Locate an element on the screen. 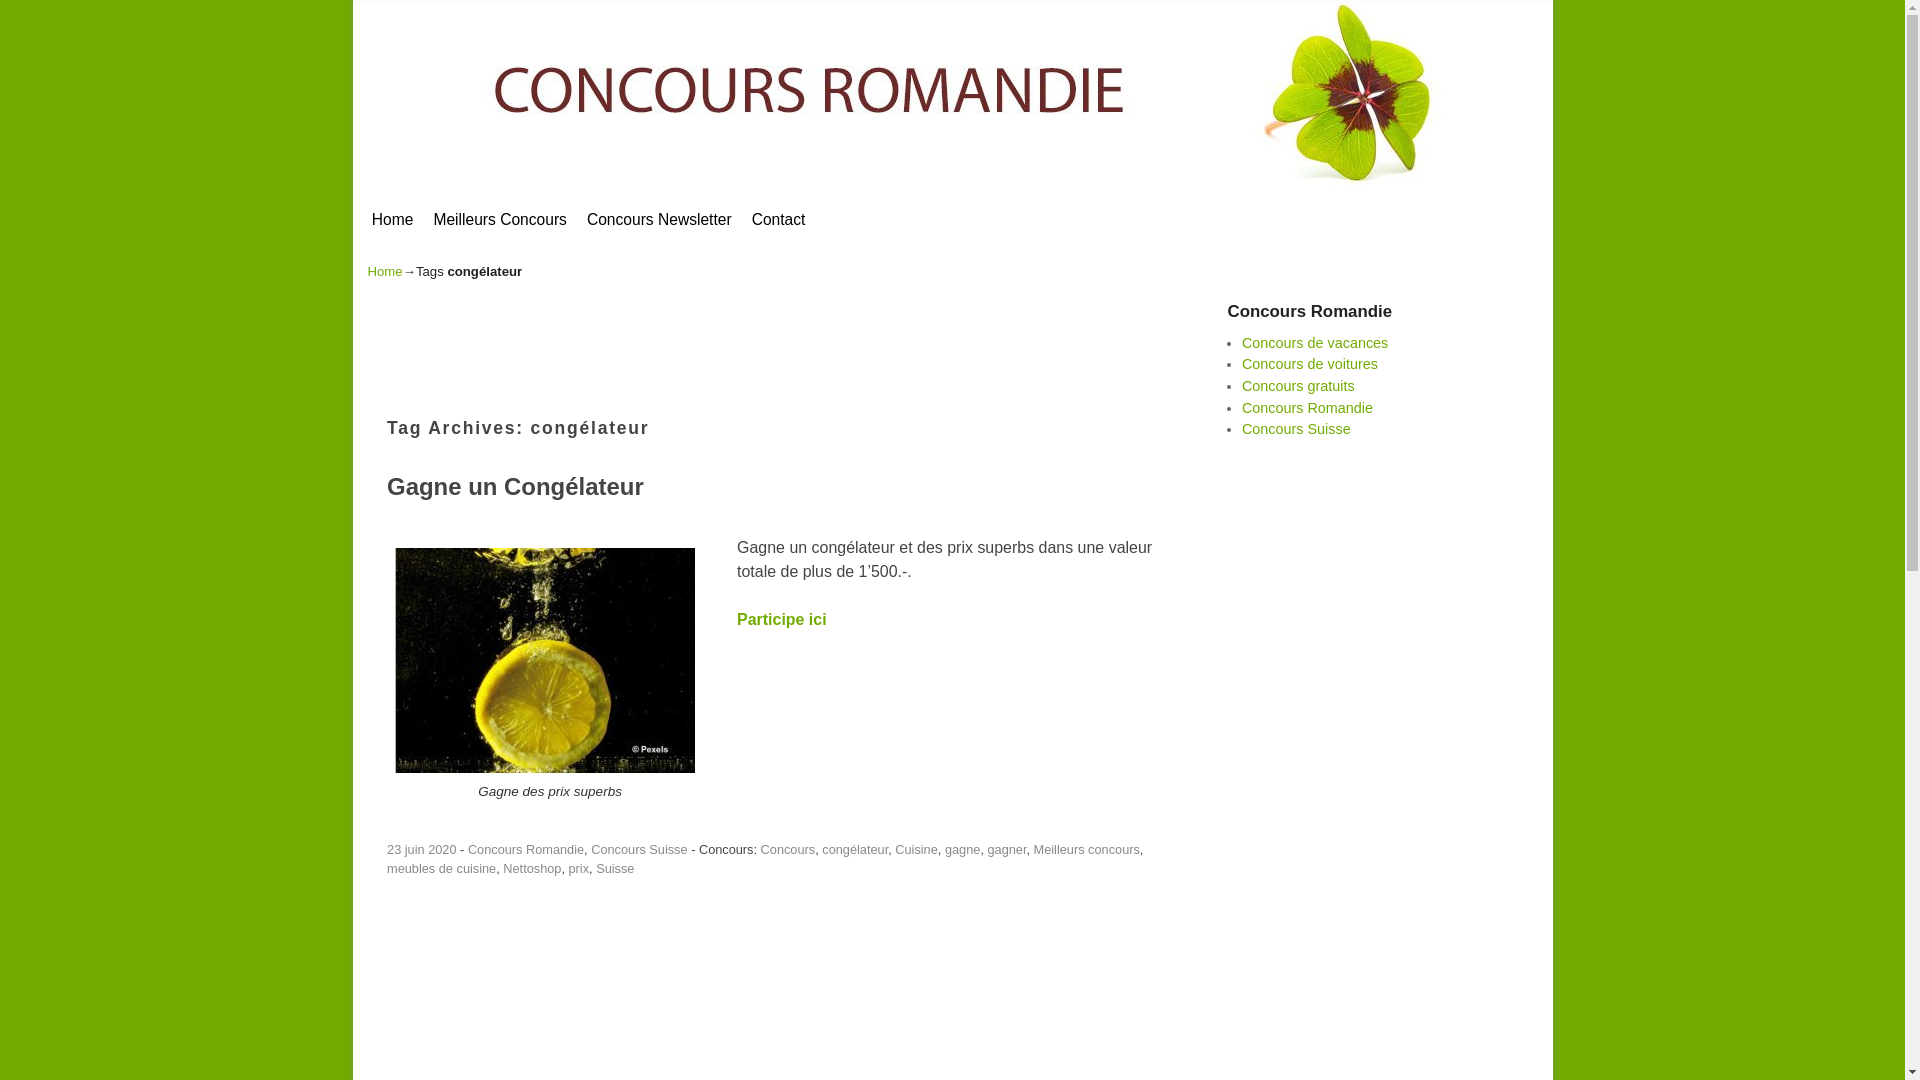 The width and height of the screenshot is (1920, 1080). 'prix' is located at coordinates (578, 867).